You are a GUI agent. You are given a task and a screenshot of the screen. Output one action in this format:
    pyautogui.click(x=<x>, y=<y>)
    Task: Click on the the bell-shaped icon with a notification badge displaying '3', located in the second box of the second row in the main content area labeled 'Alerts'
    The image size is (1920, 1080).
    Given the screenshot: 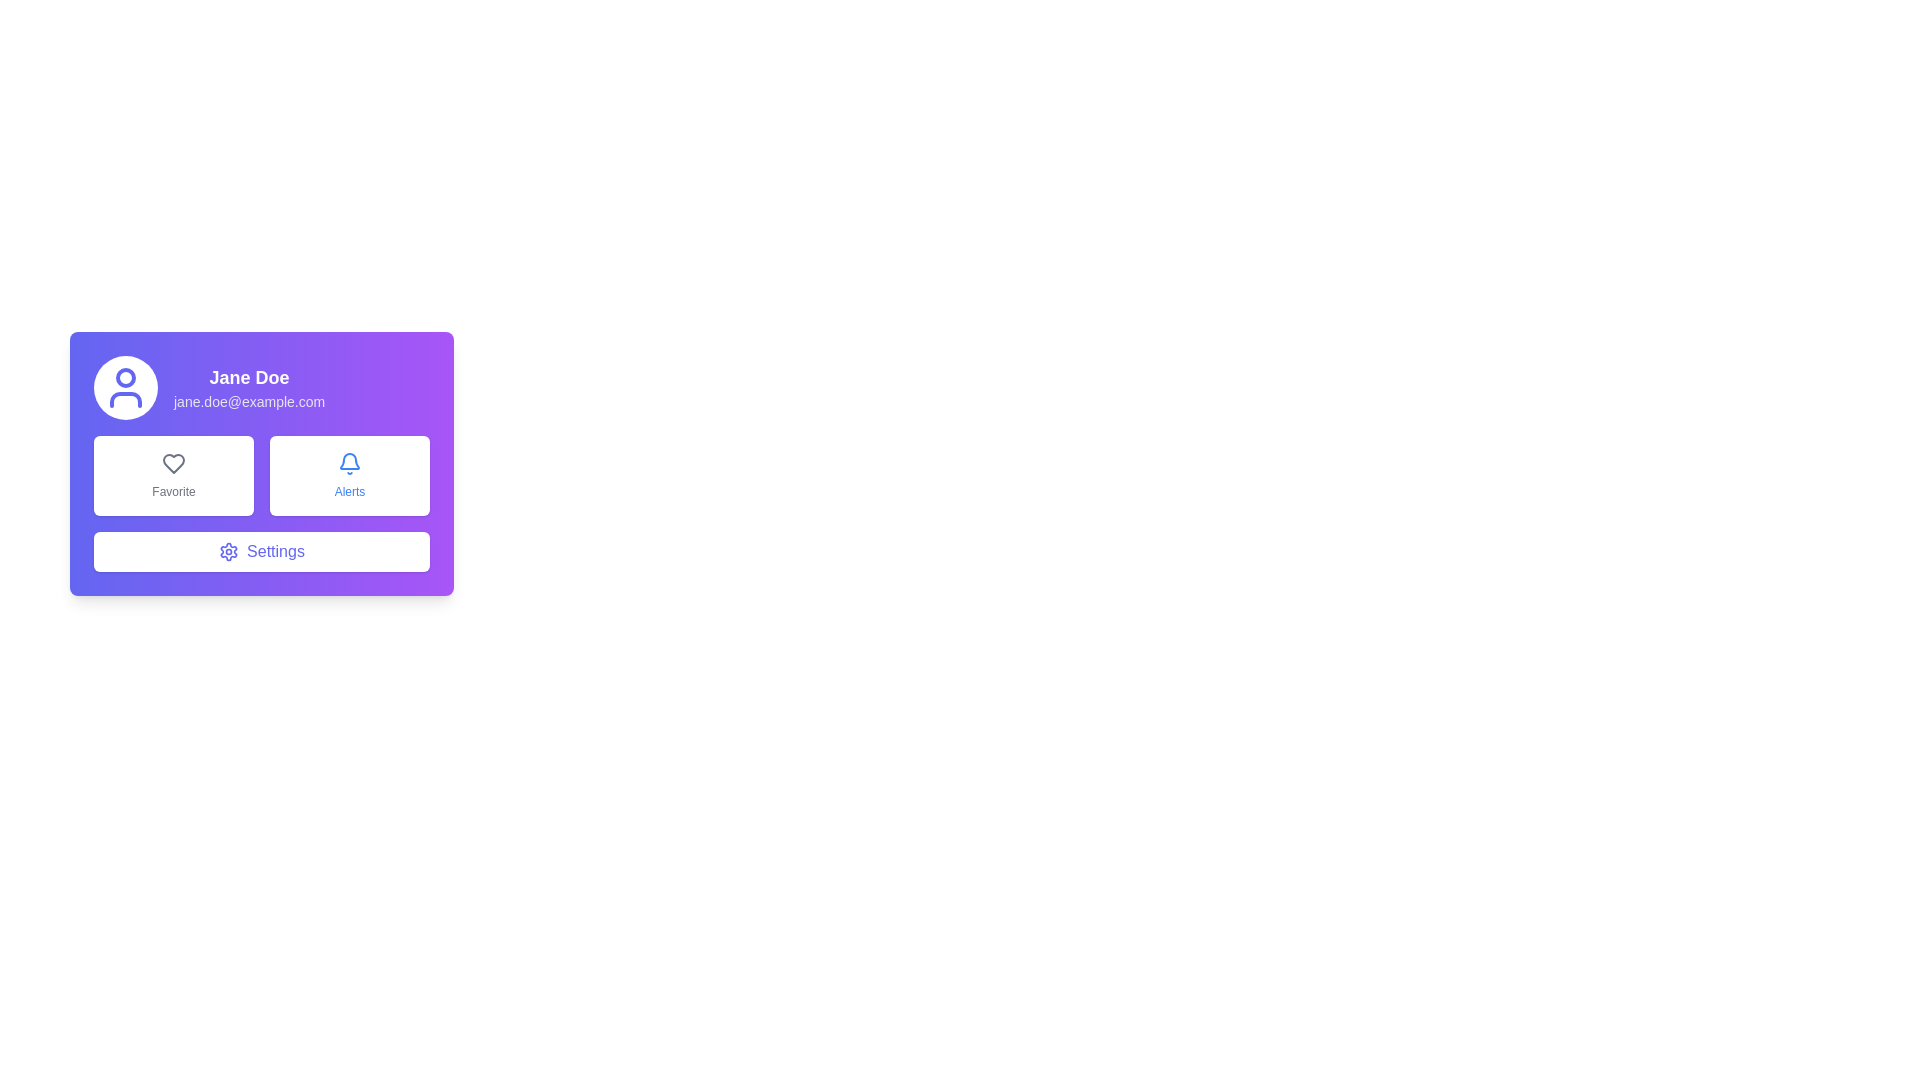 What is the action you would take?
    pyautogui.click(x=350, y=463)
    